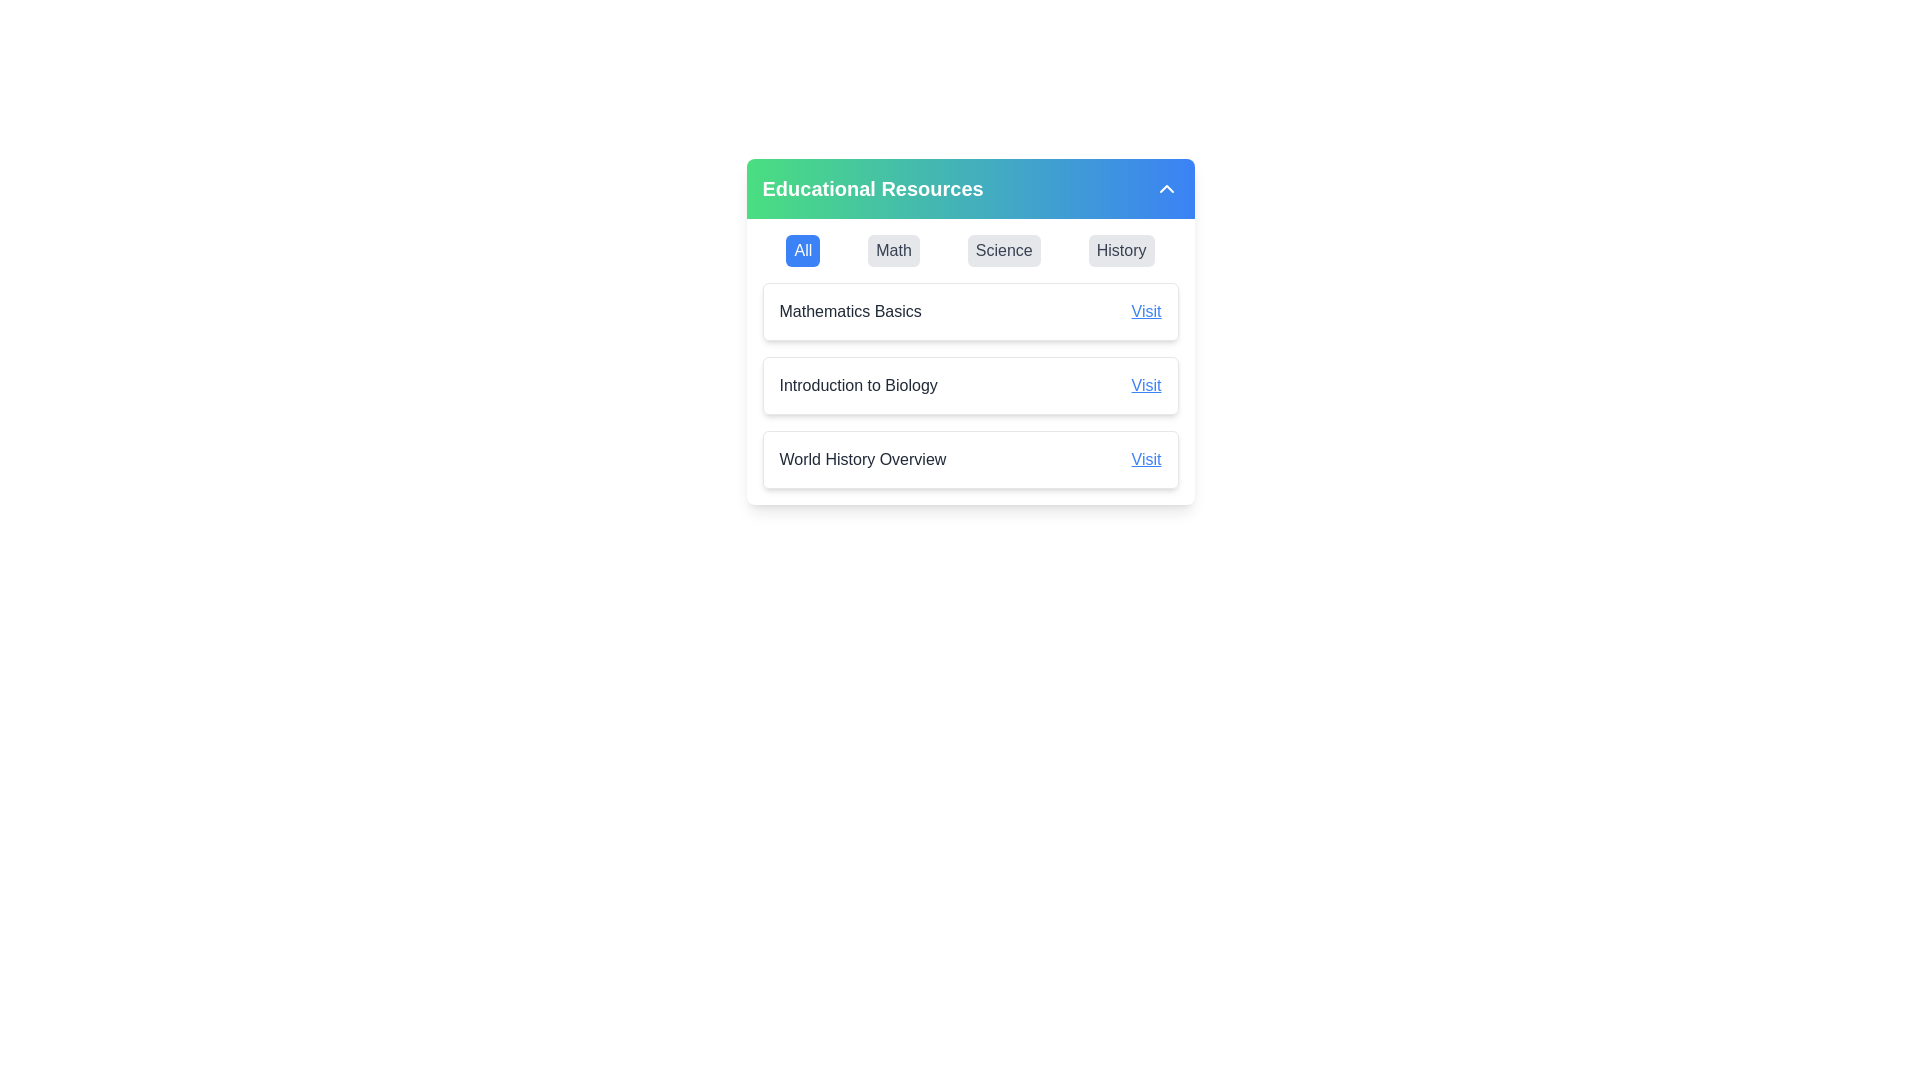 The image size is (1920, 1080). I want to click on the hyperlink labeled 'Visit', which is styled as blue and underlined, located to the right of 'Mathematics Basics', so click(1146, 312).